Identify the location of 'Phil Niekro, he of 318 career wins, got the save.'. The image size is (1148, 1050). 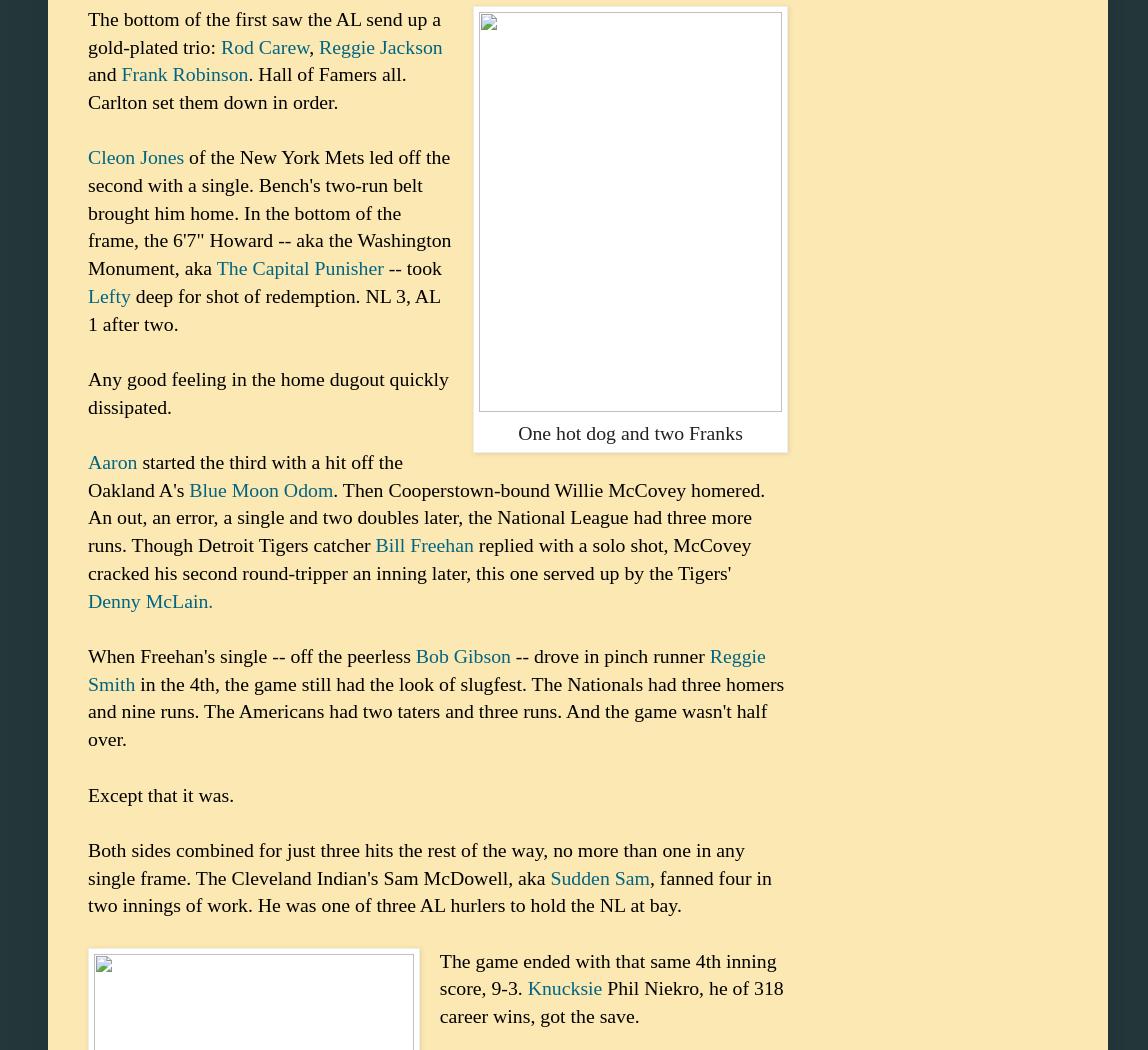
(610, 1002).